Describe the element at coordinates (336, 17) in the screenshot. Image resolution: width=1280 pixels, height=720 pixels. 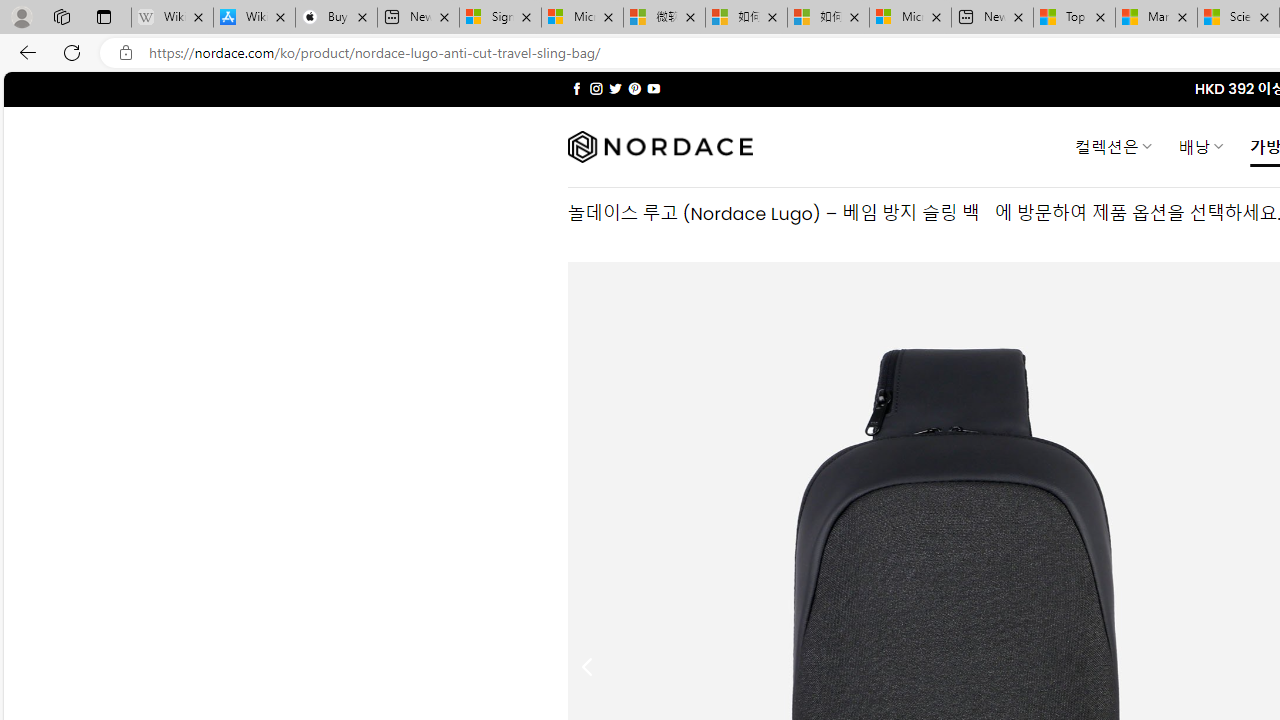
I see `'Buy iPad - Apple'` at that location.